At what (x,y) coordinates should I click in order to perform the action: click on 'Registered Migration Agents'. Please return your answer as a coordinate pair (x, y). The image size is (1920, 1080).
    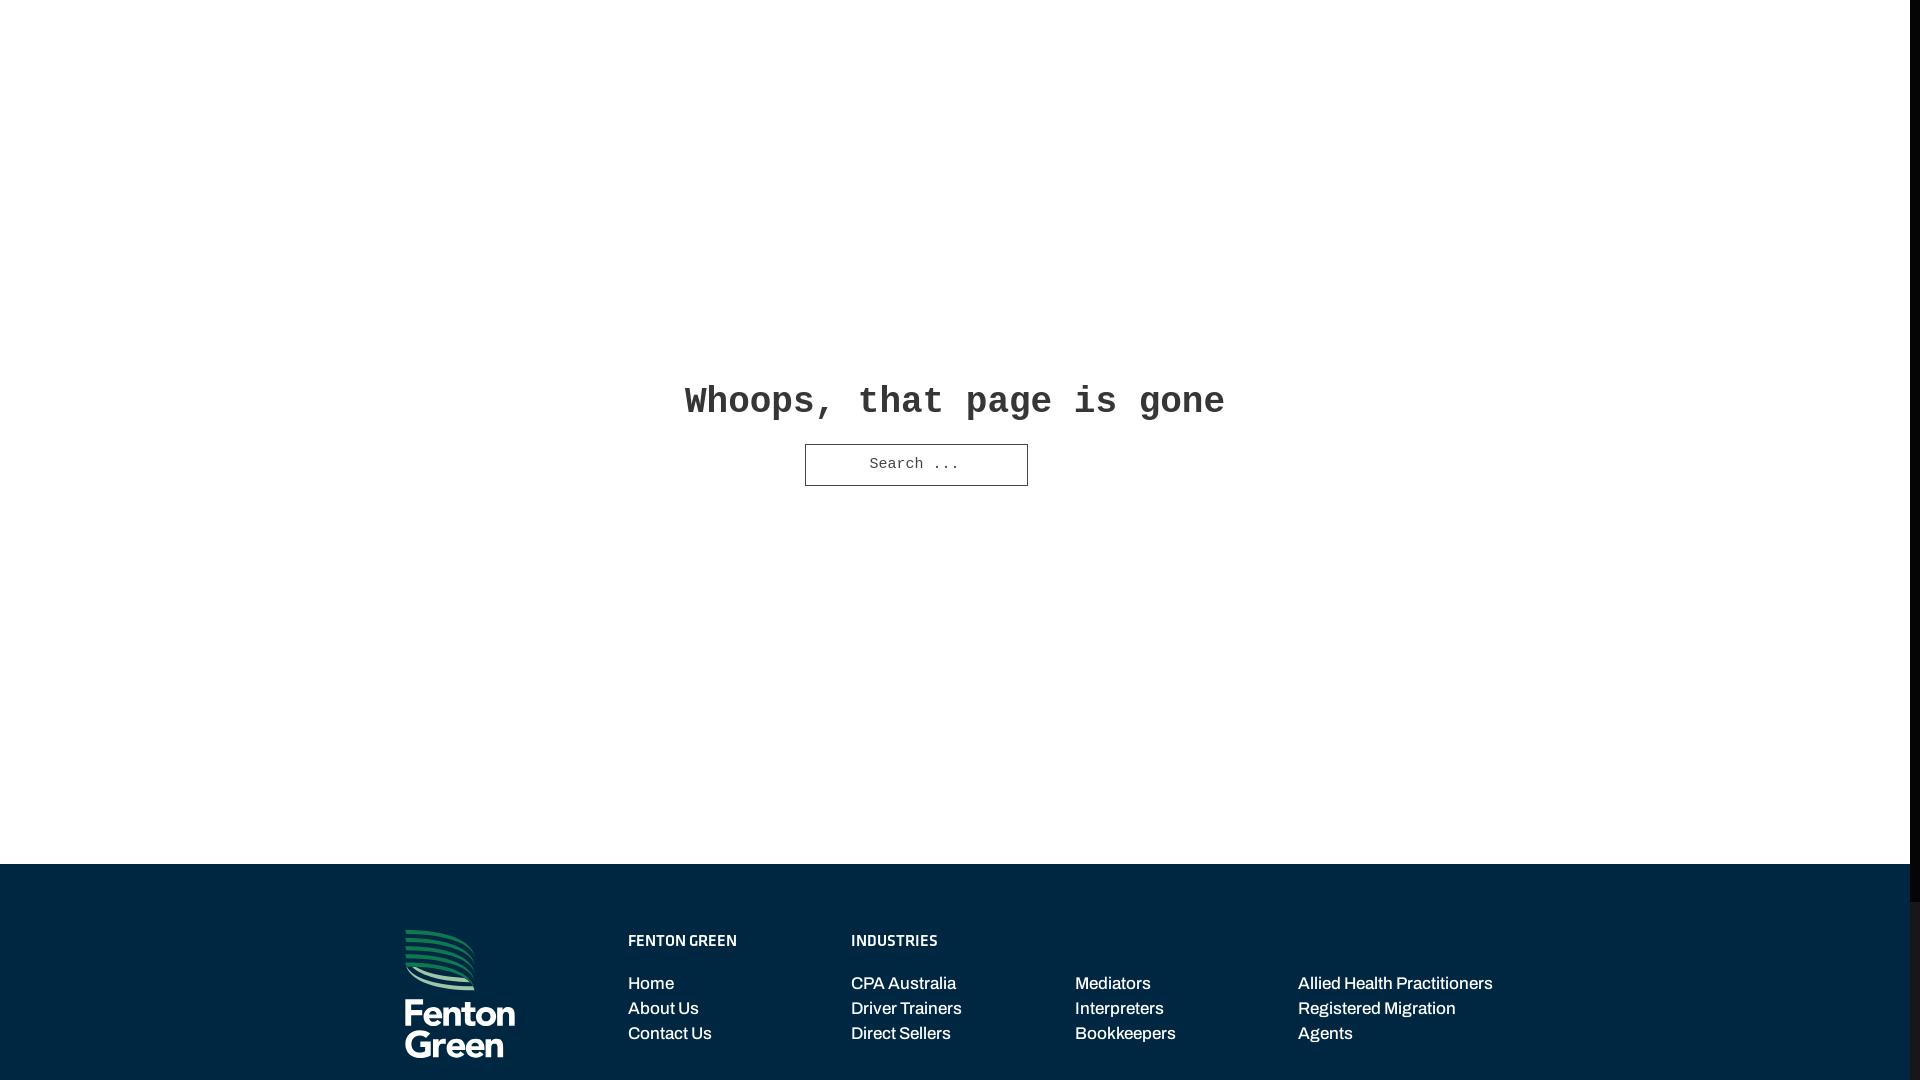
    Looking at the image, I should click on (1297, 1021).